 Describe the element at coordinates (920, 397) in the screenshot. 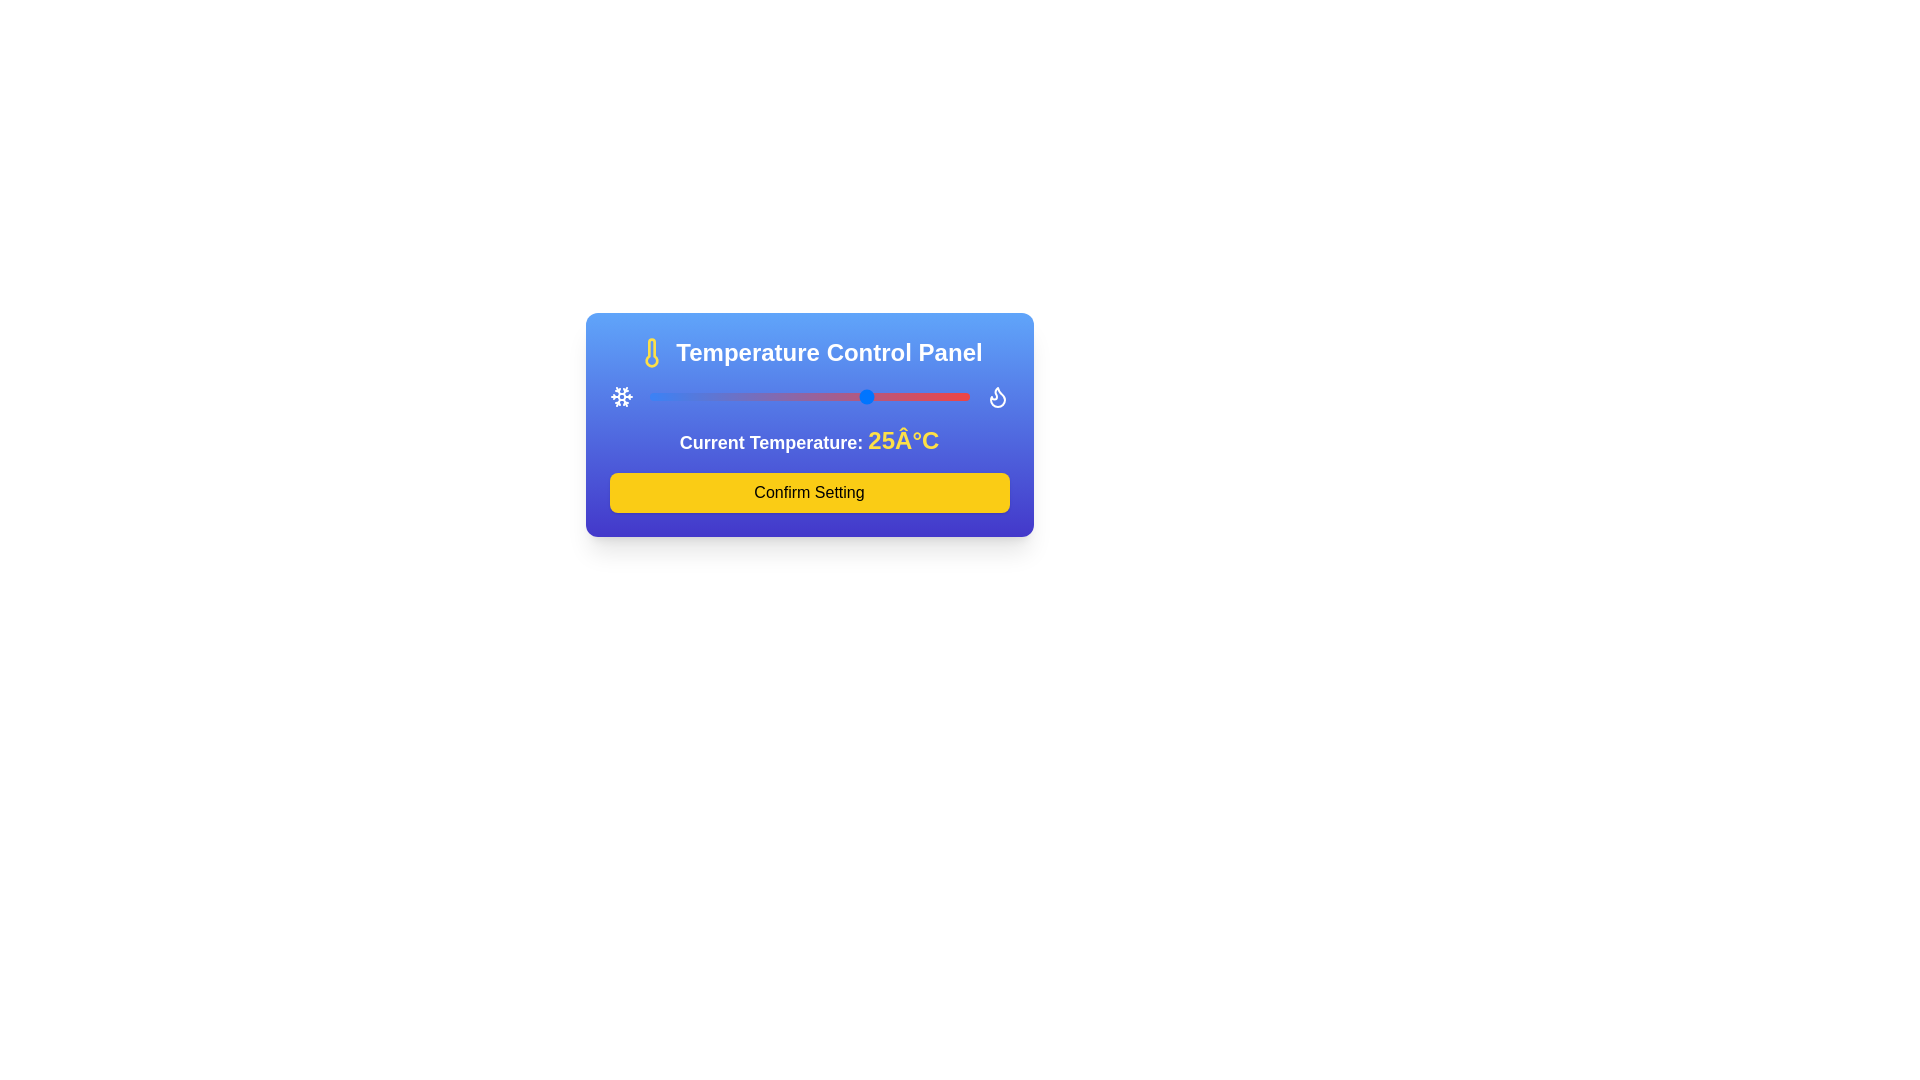

I see `the temperature slider to 38°C` at that location.